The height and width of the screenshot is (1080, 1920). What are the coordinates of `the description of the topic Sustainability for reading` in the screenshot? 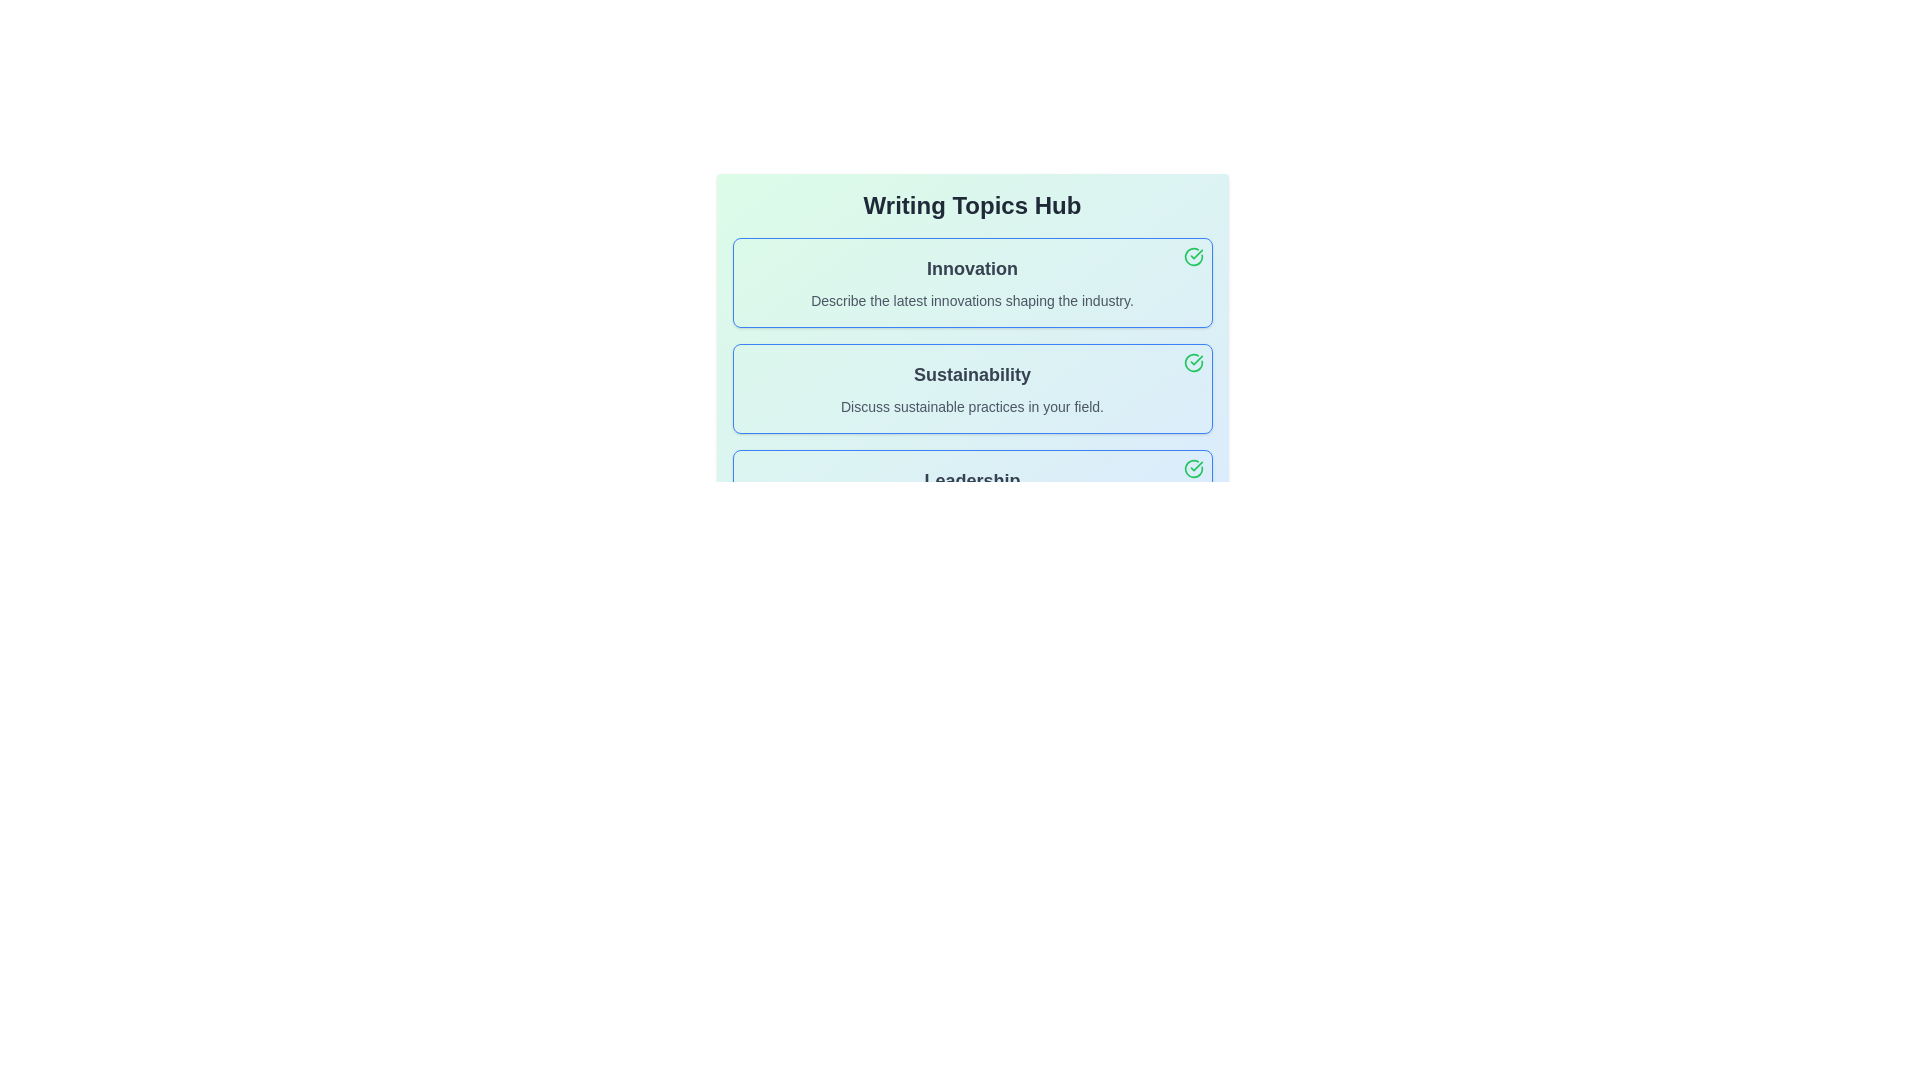 It's located at (972, 389).